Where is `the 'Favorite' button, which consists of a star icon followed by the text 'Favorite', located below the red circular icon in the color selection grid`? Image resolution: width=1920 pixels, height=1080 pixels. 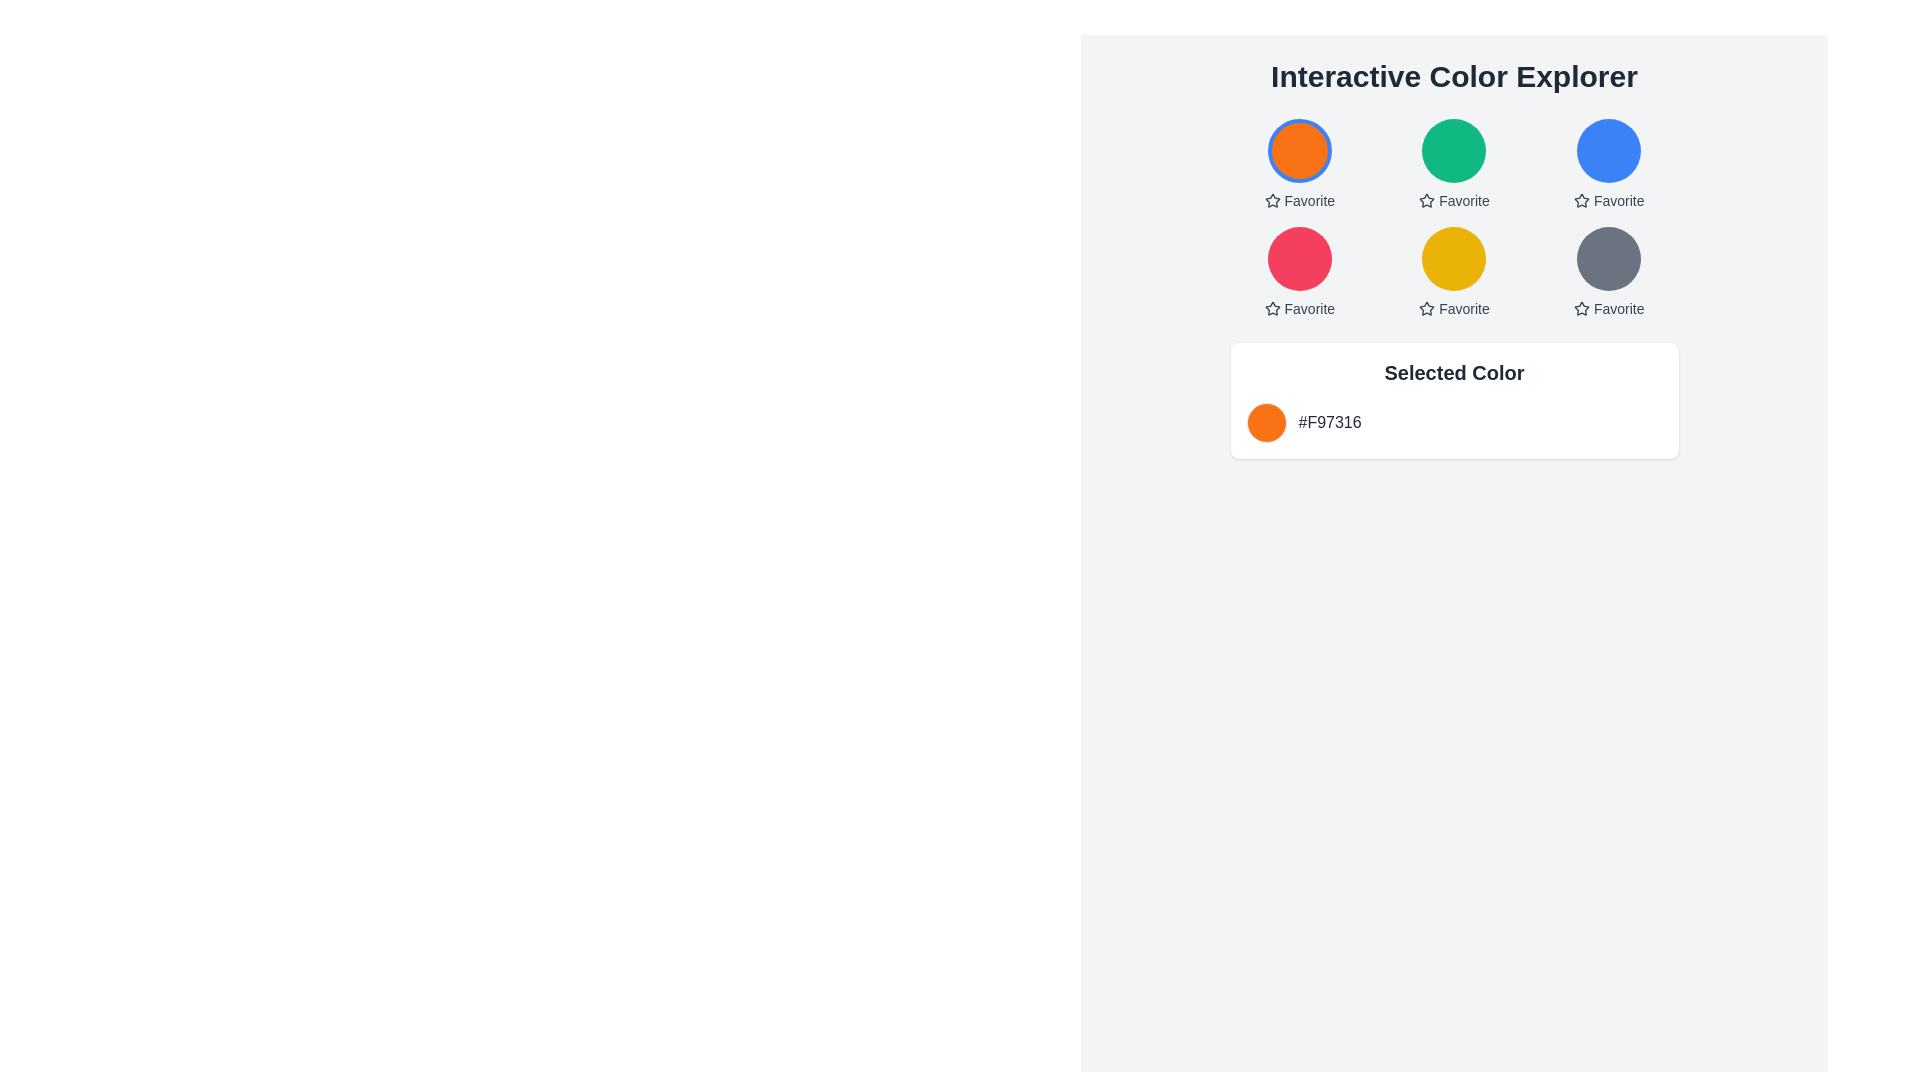 the 'Favorite' button, which consists of a star icon followed by the text 'Favorite', located below the red circular icon in the color selection grid is located at coordinates (1299, 308).